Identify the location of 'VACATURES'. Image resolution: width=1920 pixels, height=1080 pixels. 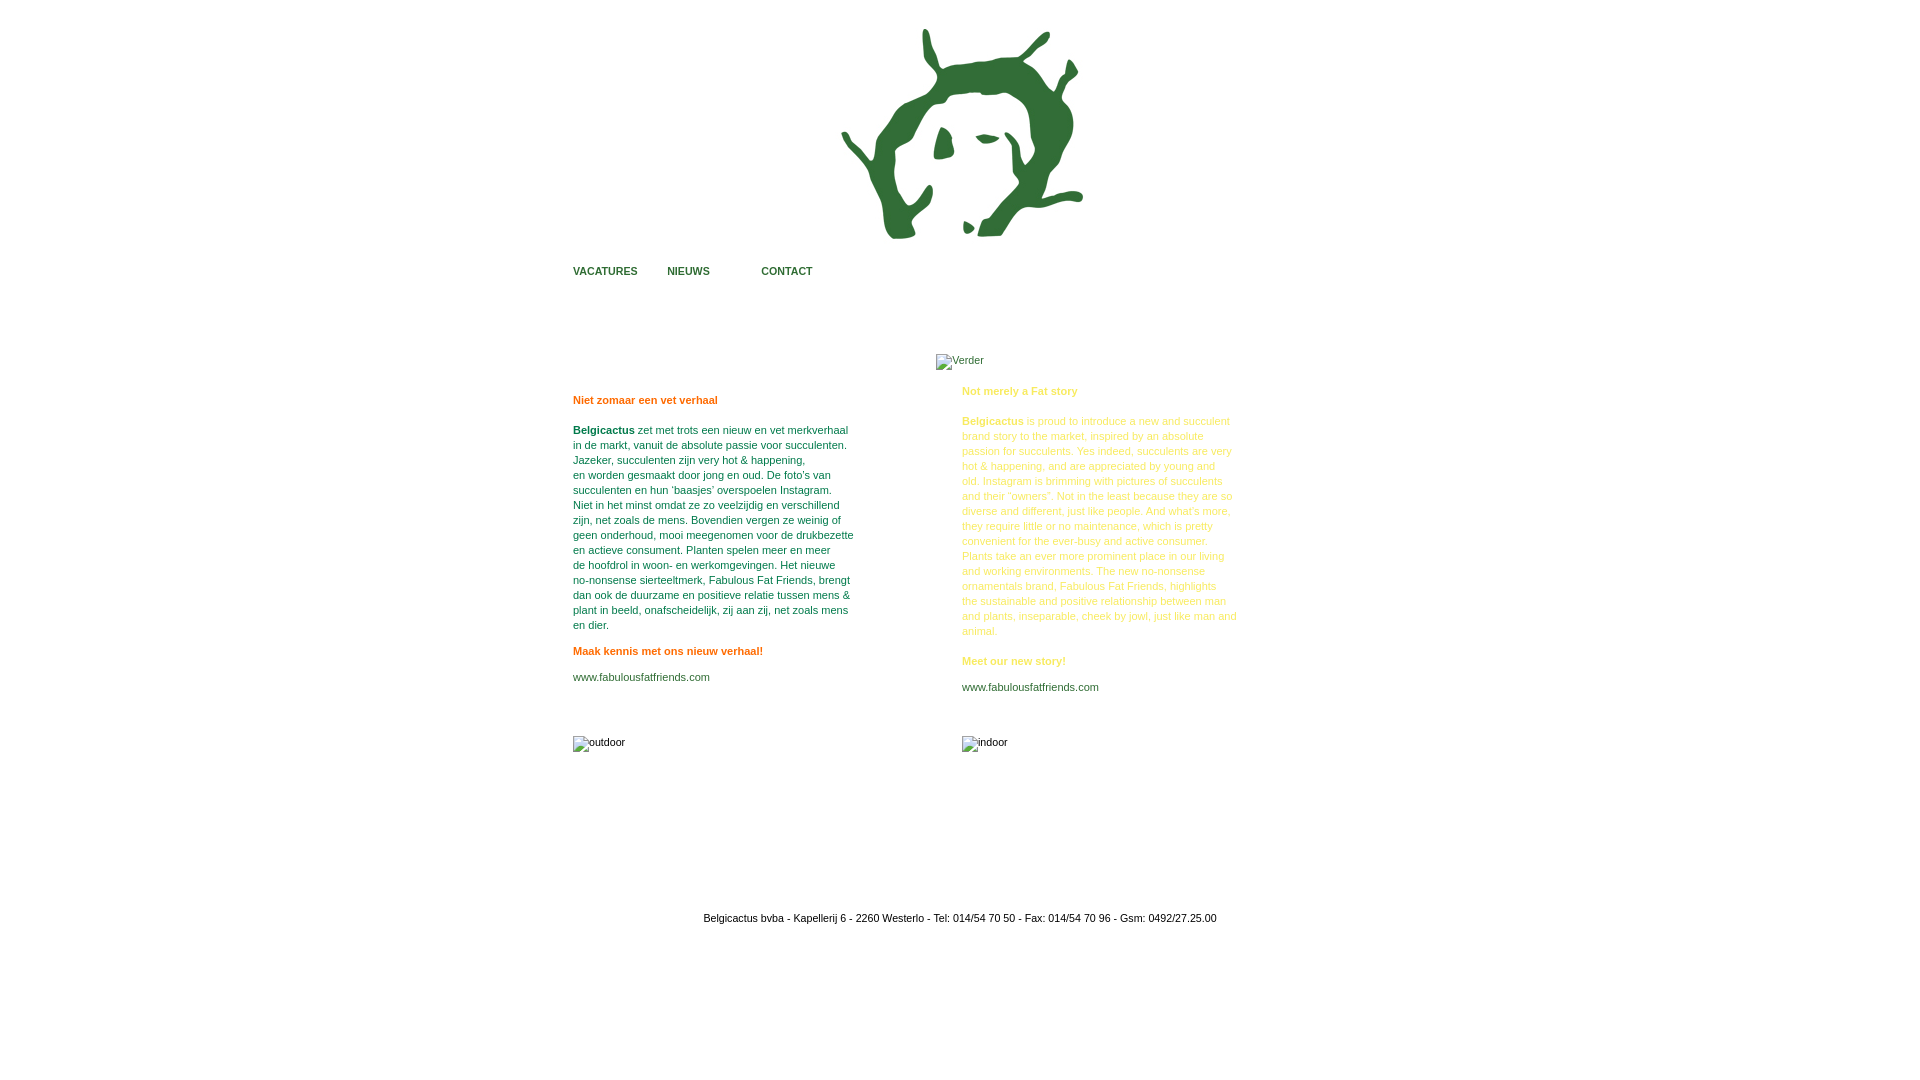
(604, 270).